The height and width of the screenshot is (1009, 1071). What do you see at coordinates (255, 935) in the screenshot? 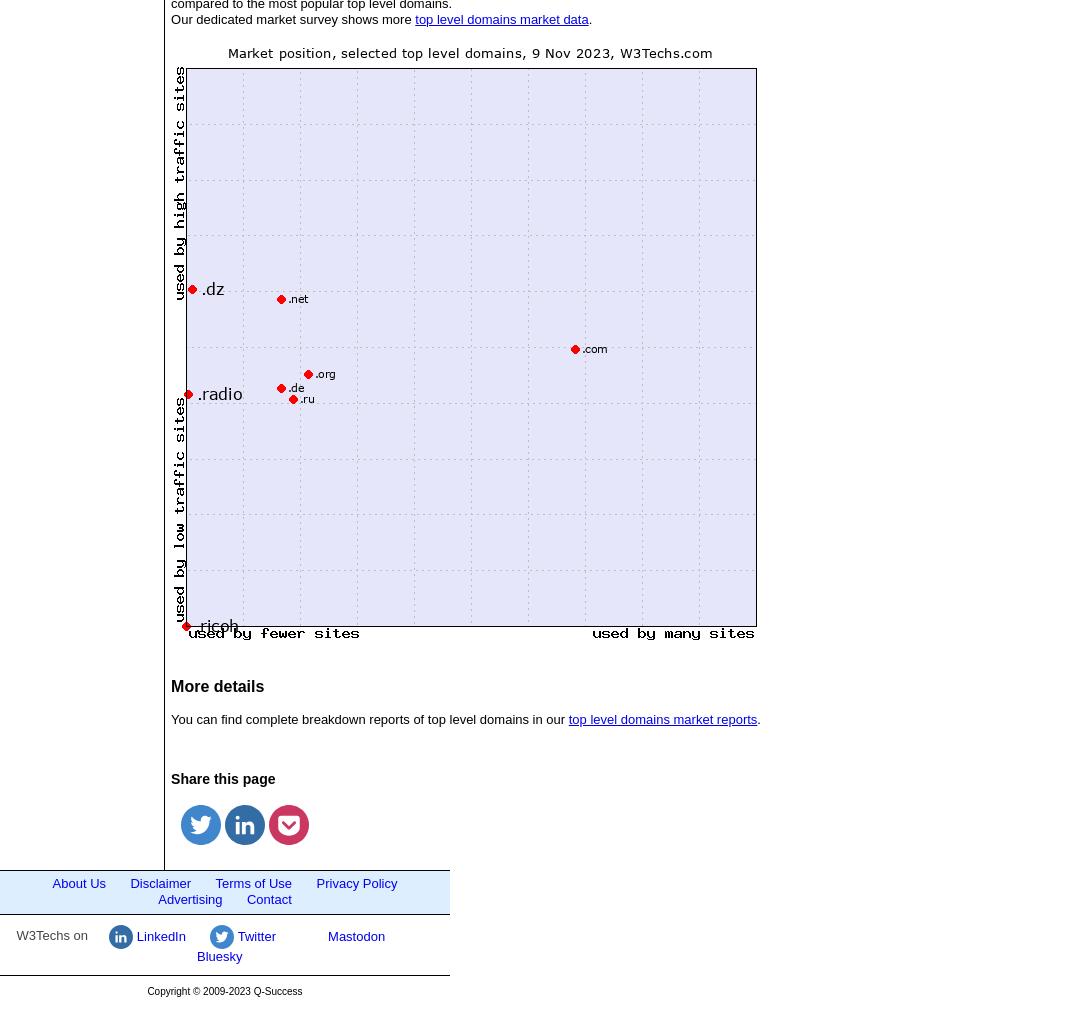
I see `'Twitter'` at bounding box center [255, 935].